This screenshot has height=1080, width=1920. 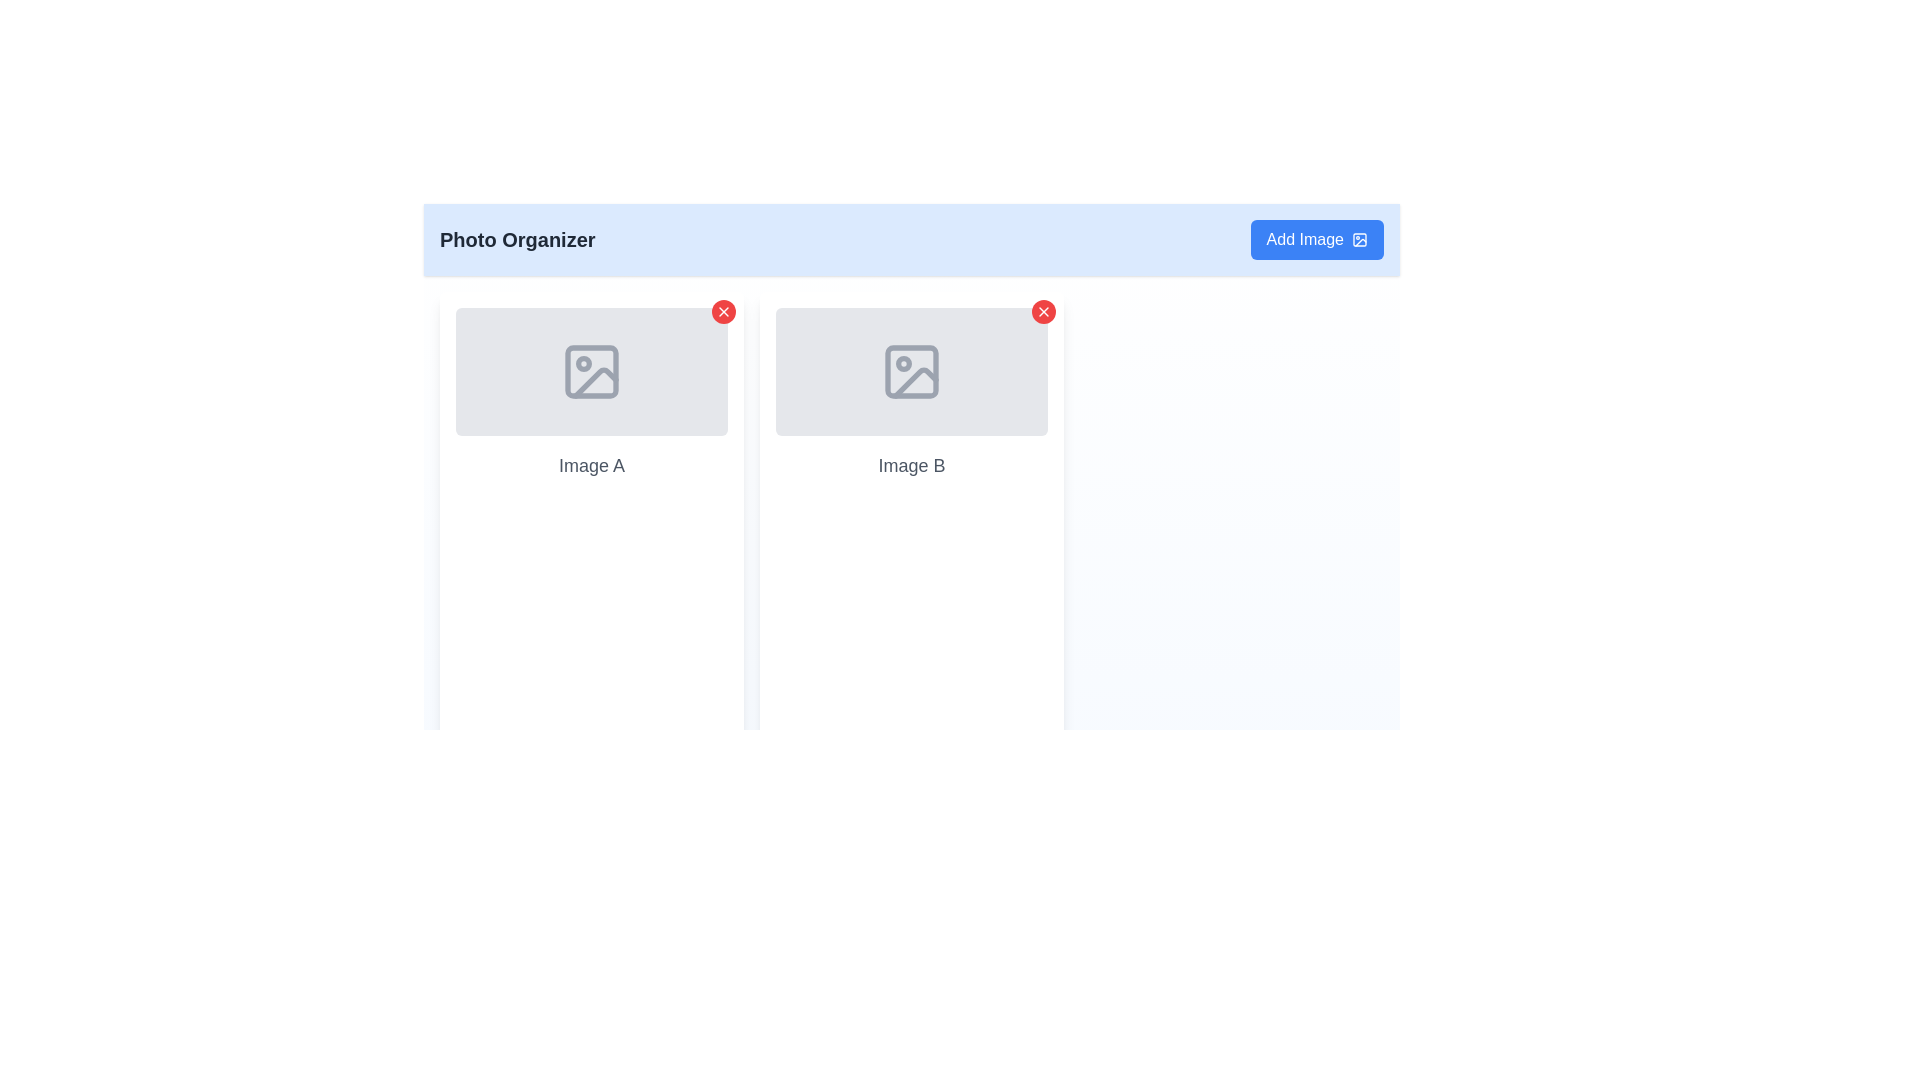 I want to click on the small red circular button with a white cross icon ('X') located at the top-right corner of 'Image A' card for tooltip or style change, so click(x=723, y=312).